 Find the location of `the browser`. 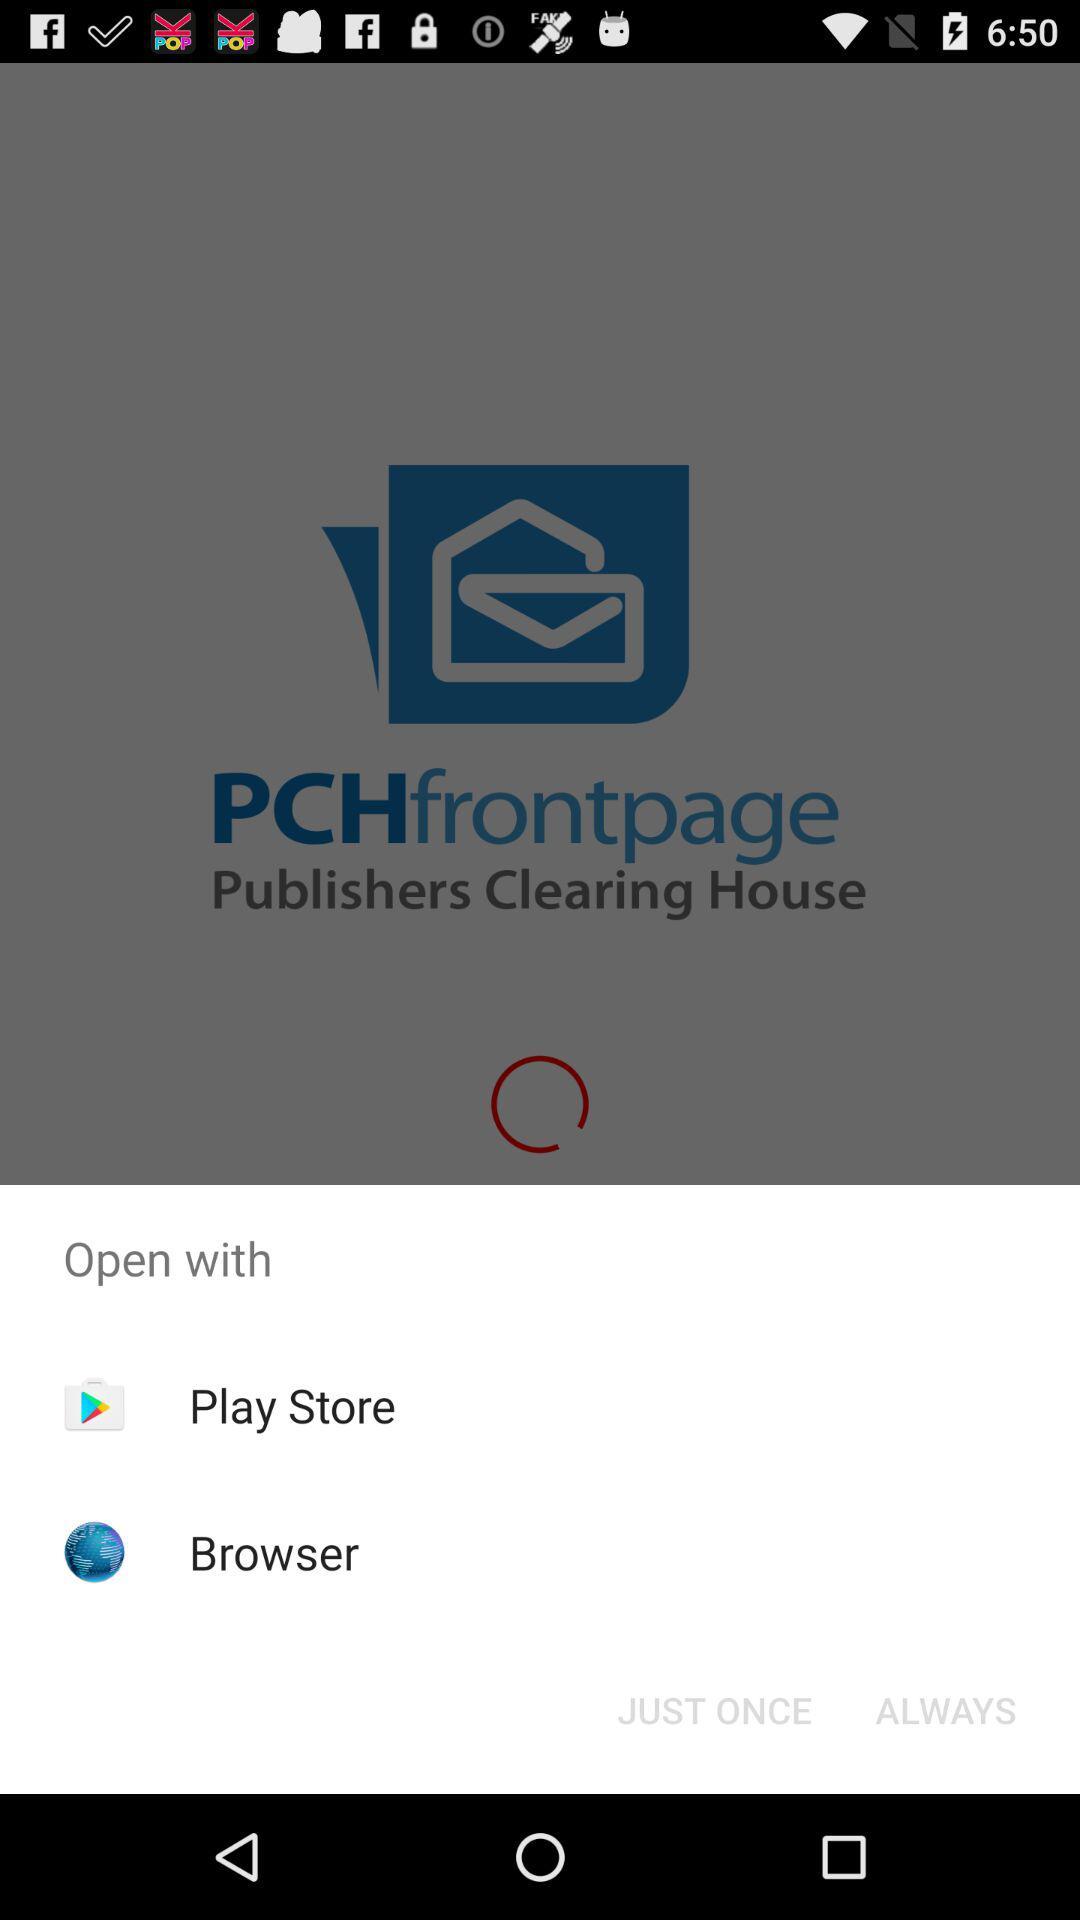

the browser is located at coordinates (274, 1551).